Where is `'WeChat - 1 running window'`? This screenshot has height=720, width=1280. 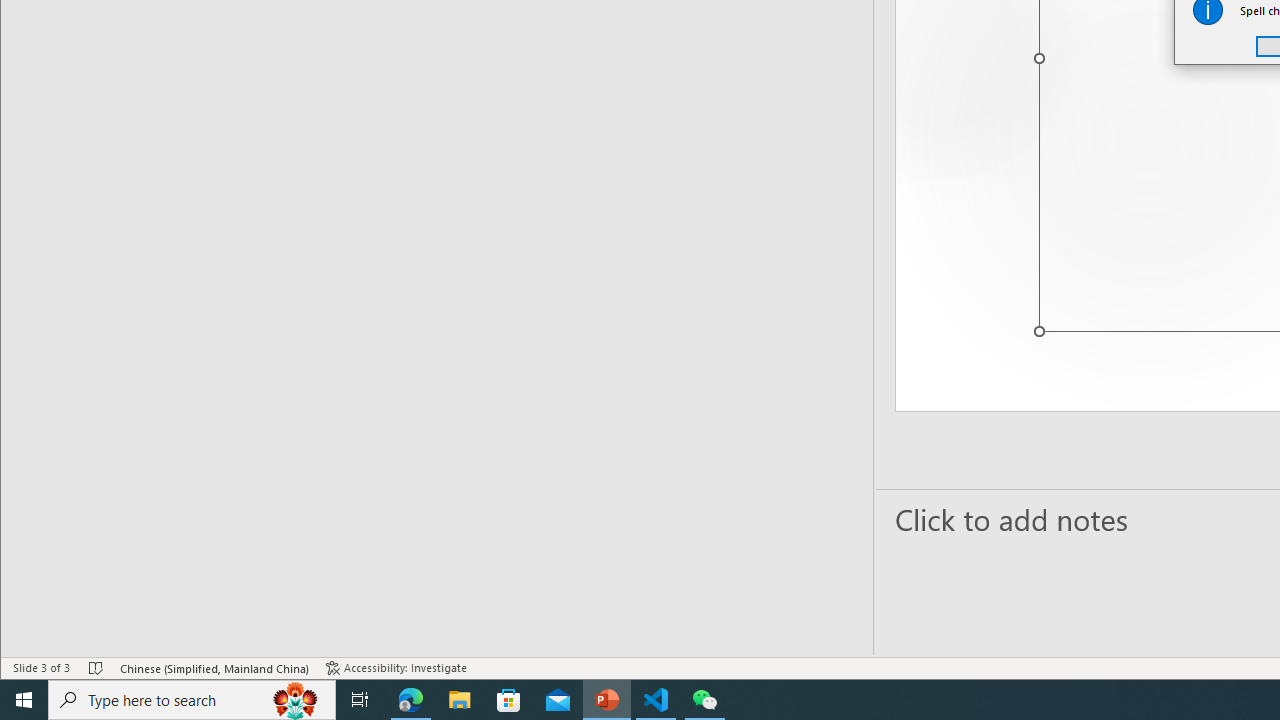 'WeChat - 1 running window' is located at coordinates (705, 698).